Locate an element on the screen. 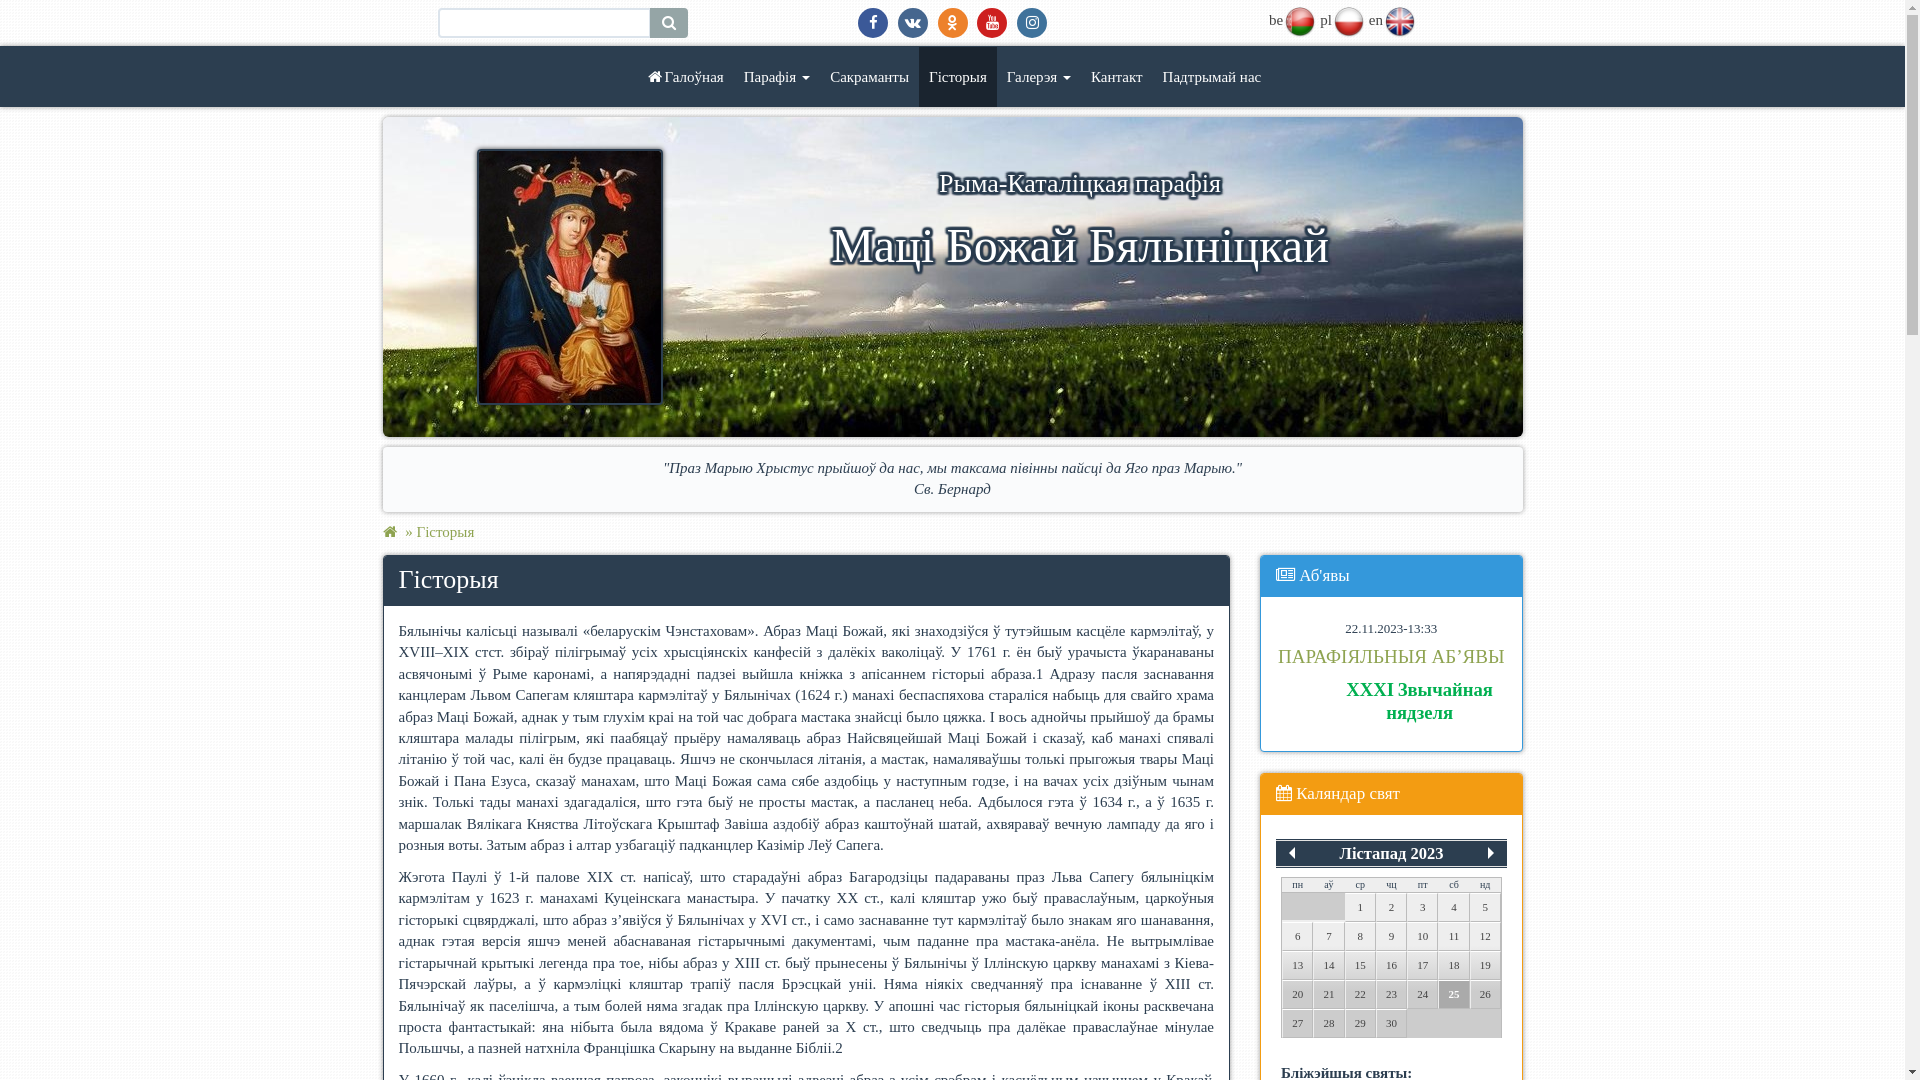  'en' is located at coordinates (1398, 19).